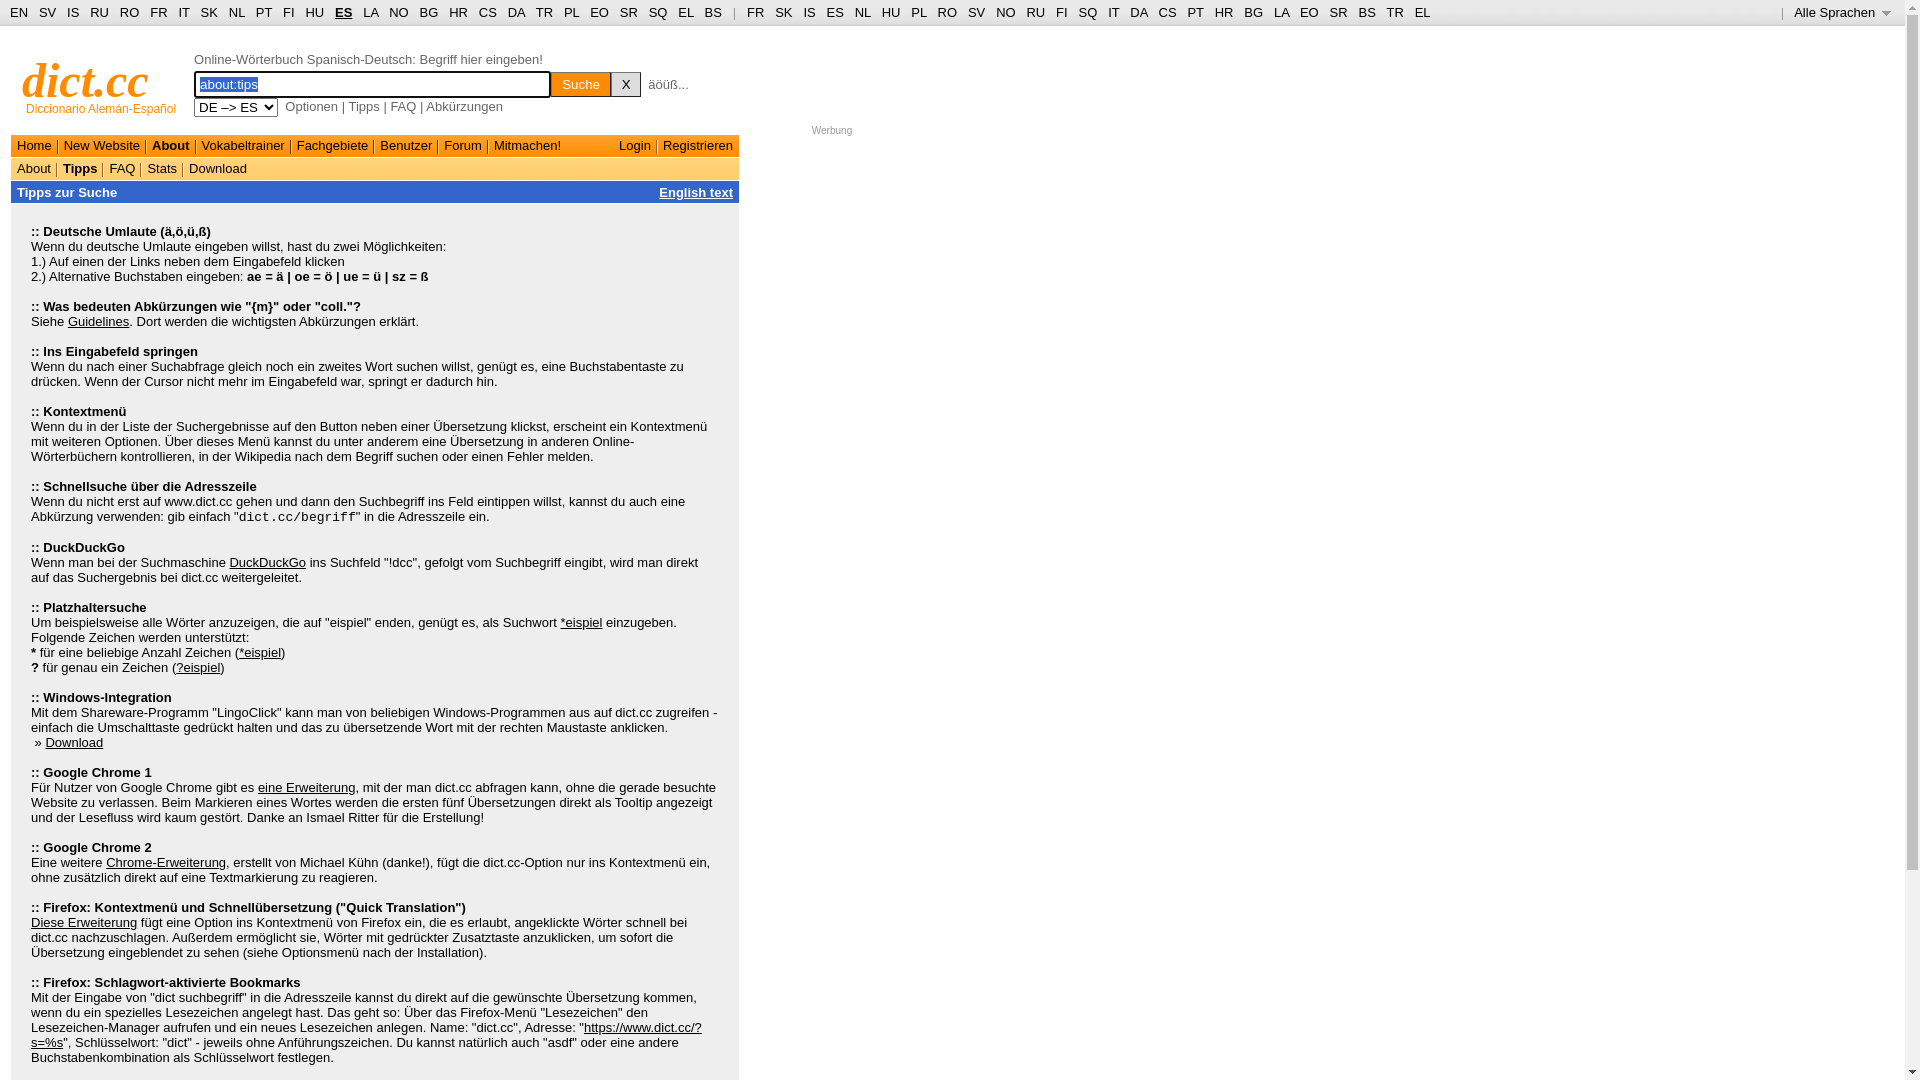 The height and width of the screenshot is (1080, 1920). Describe the element at coordinates (544, 12) in the screenshot. I see `'TR'` at that location.